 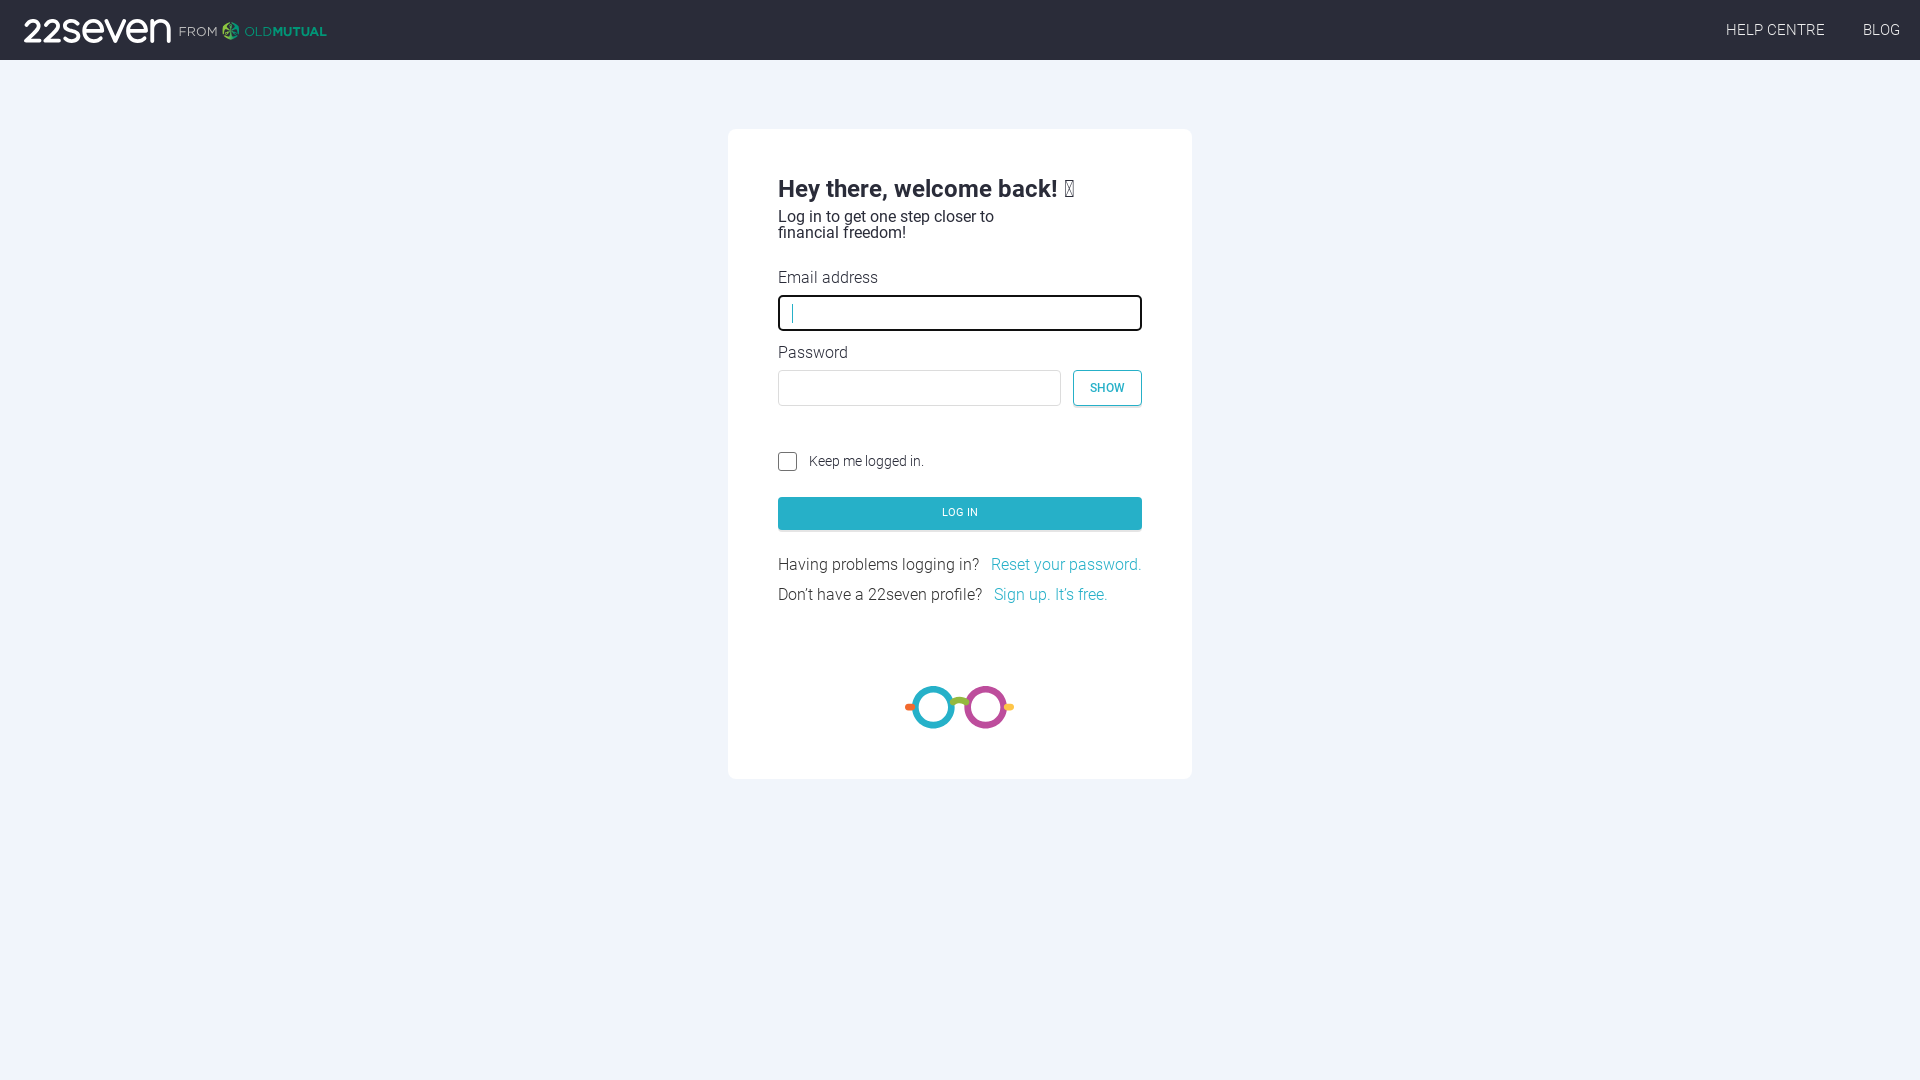 I want to click on 'SHOW', so click(x=1072, y=388).